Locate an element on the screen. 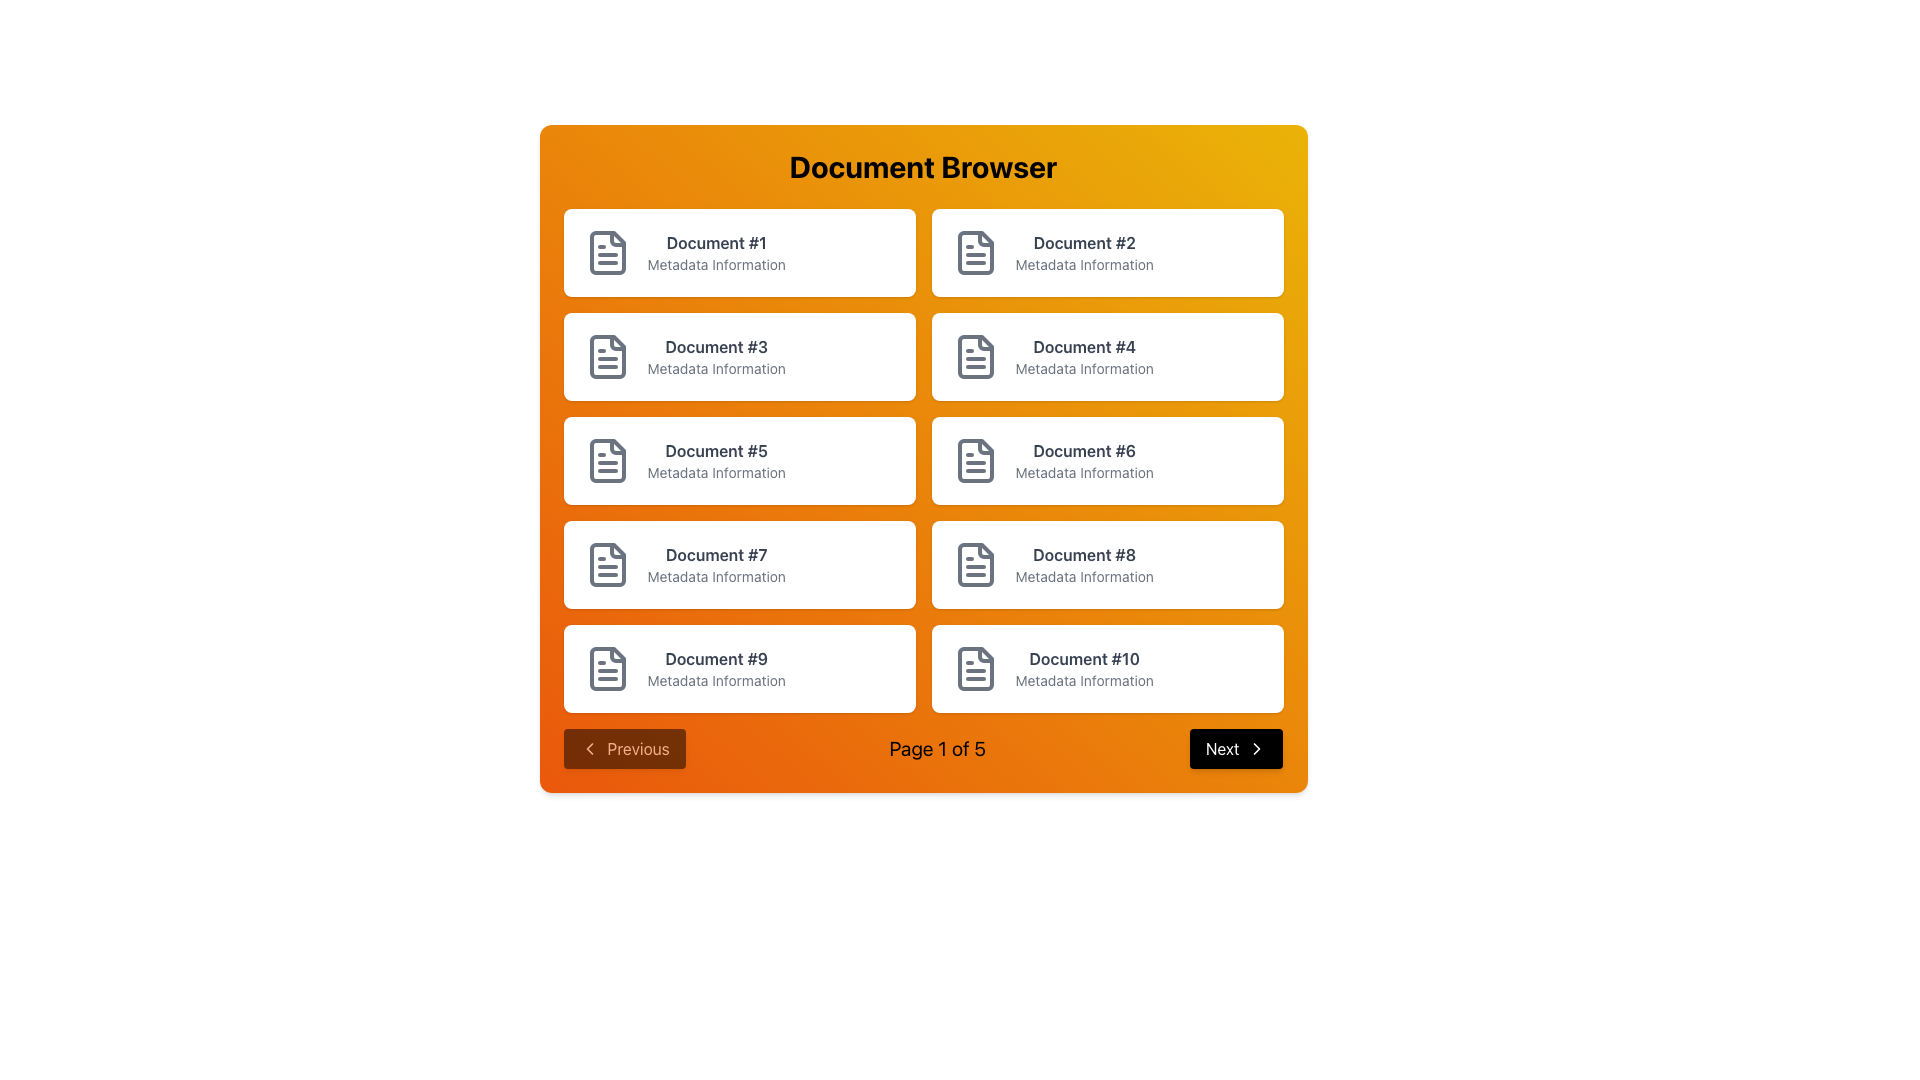 This screenshot has height=1080, width=1920. the chevron icon located on the left side of the 'Previous' navigation button at the bottom-left corner of the interface to move to the previous page or section is located at coordinates (588, 748).